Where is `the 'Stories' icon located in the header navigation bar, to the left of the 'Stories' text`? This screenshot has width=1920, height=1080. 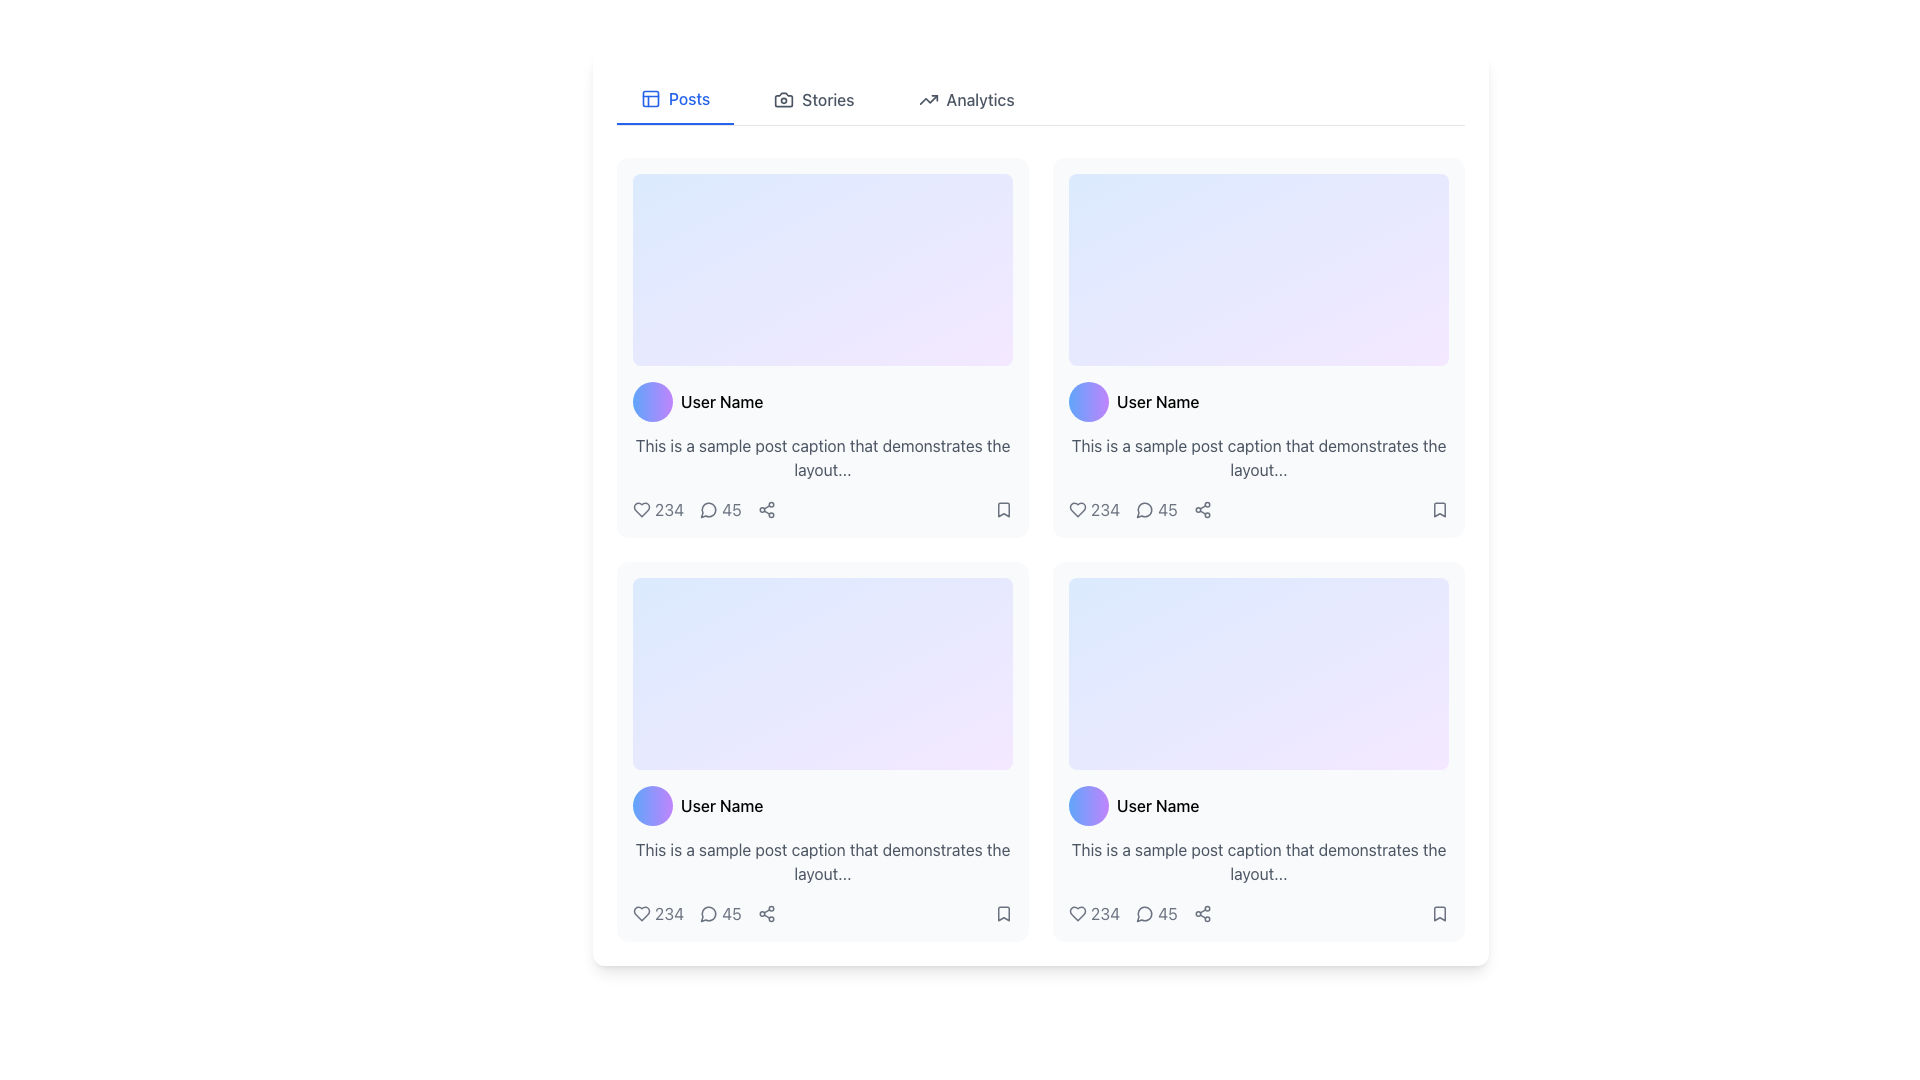 the 'Stories' icon located in the header navigation bar, to the left of the 'Stories' text is located at coordinates (783, 100).